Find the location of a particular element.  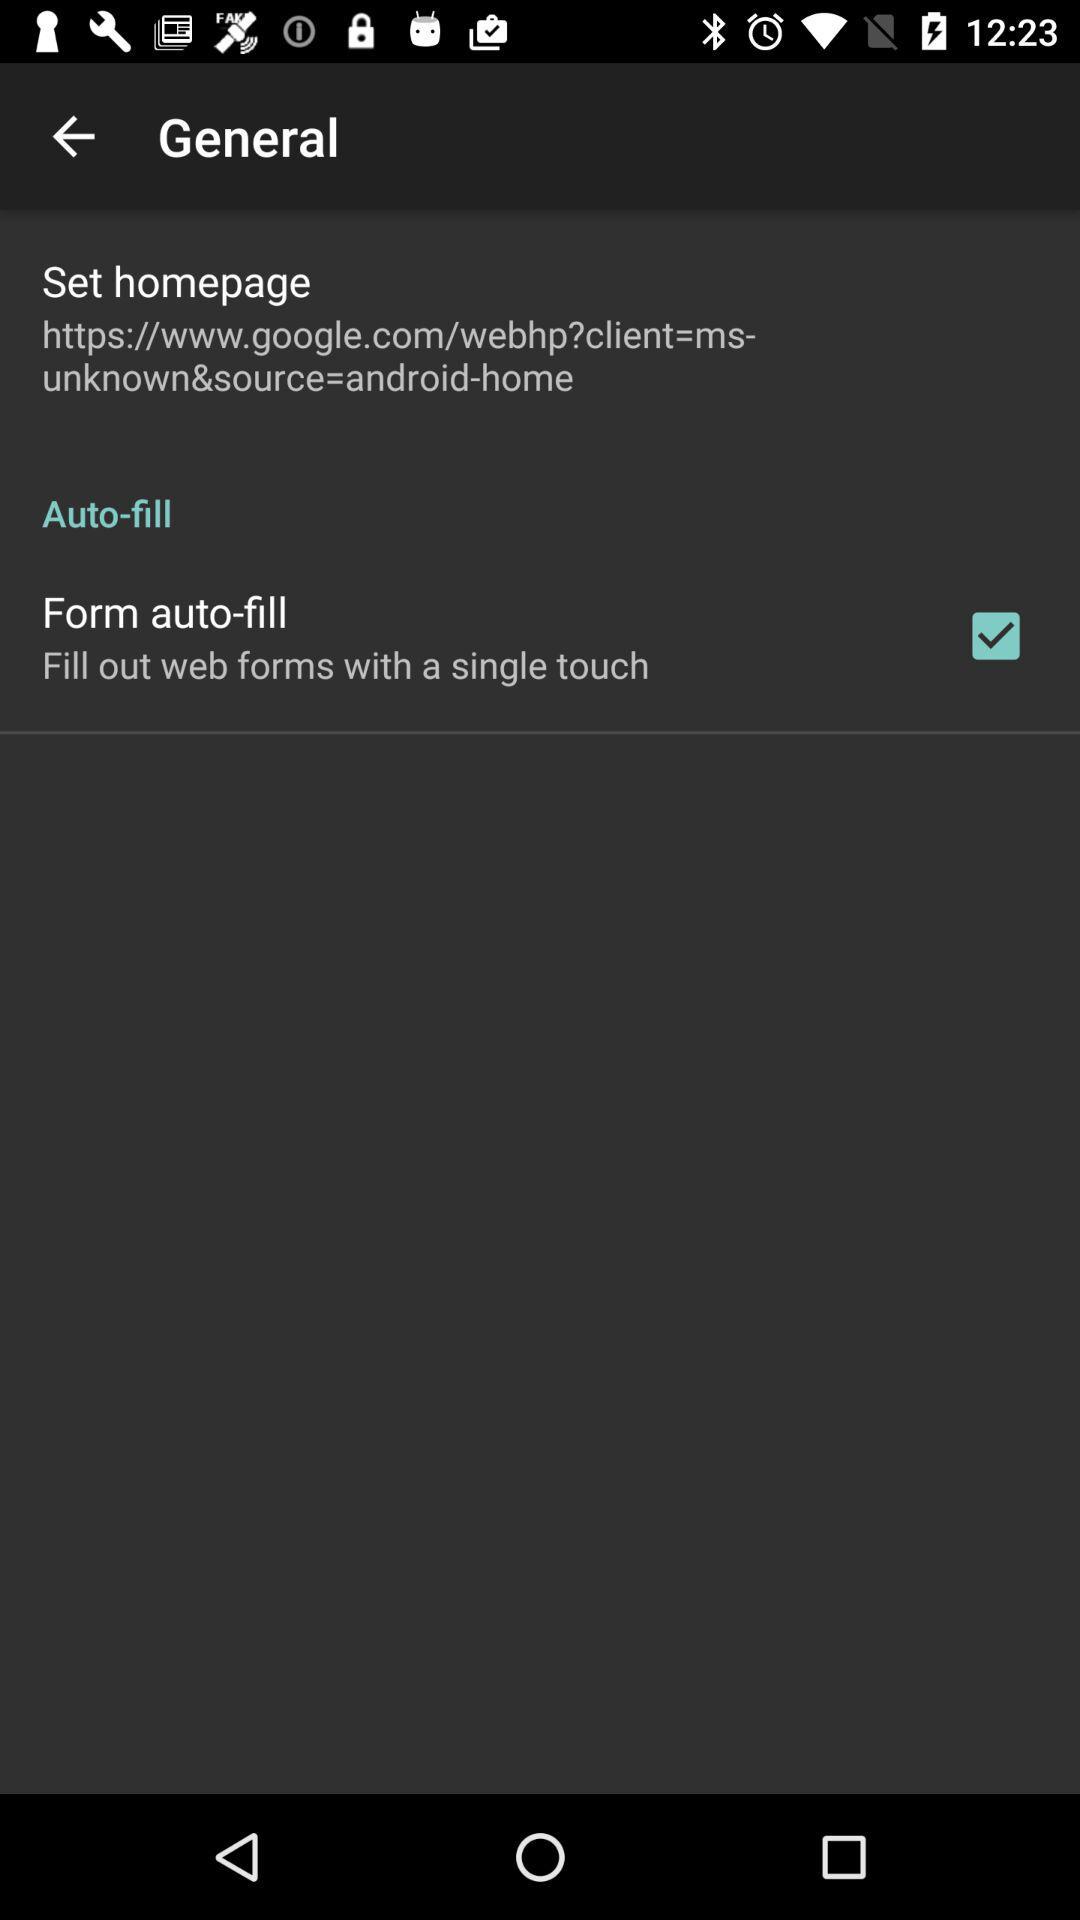

item above set homepage app is located at coordinates (72, 135).